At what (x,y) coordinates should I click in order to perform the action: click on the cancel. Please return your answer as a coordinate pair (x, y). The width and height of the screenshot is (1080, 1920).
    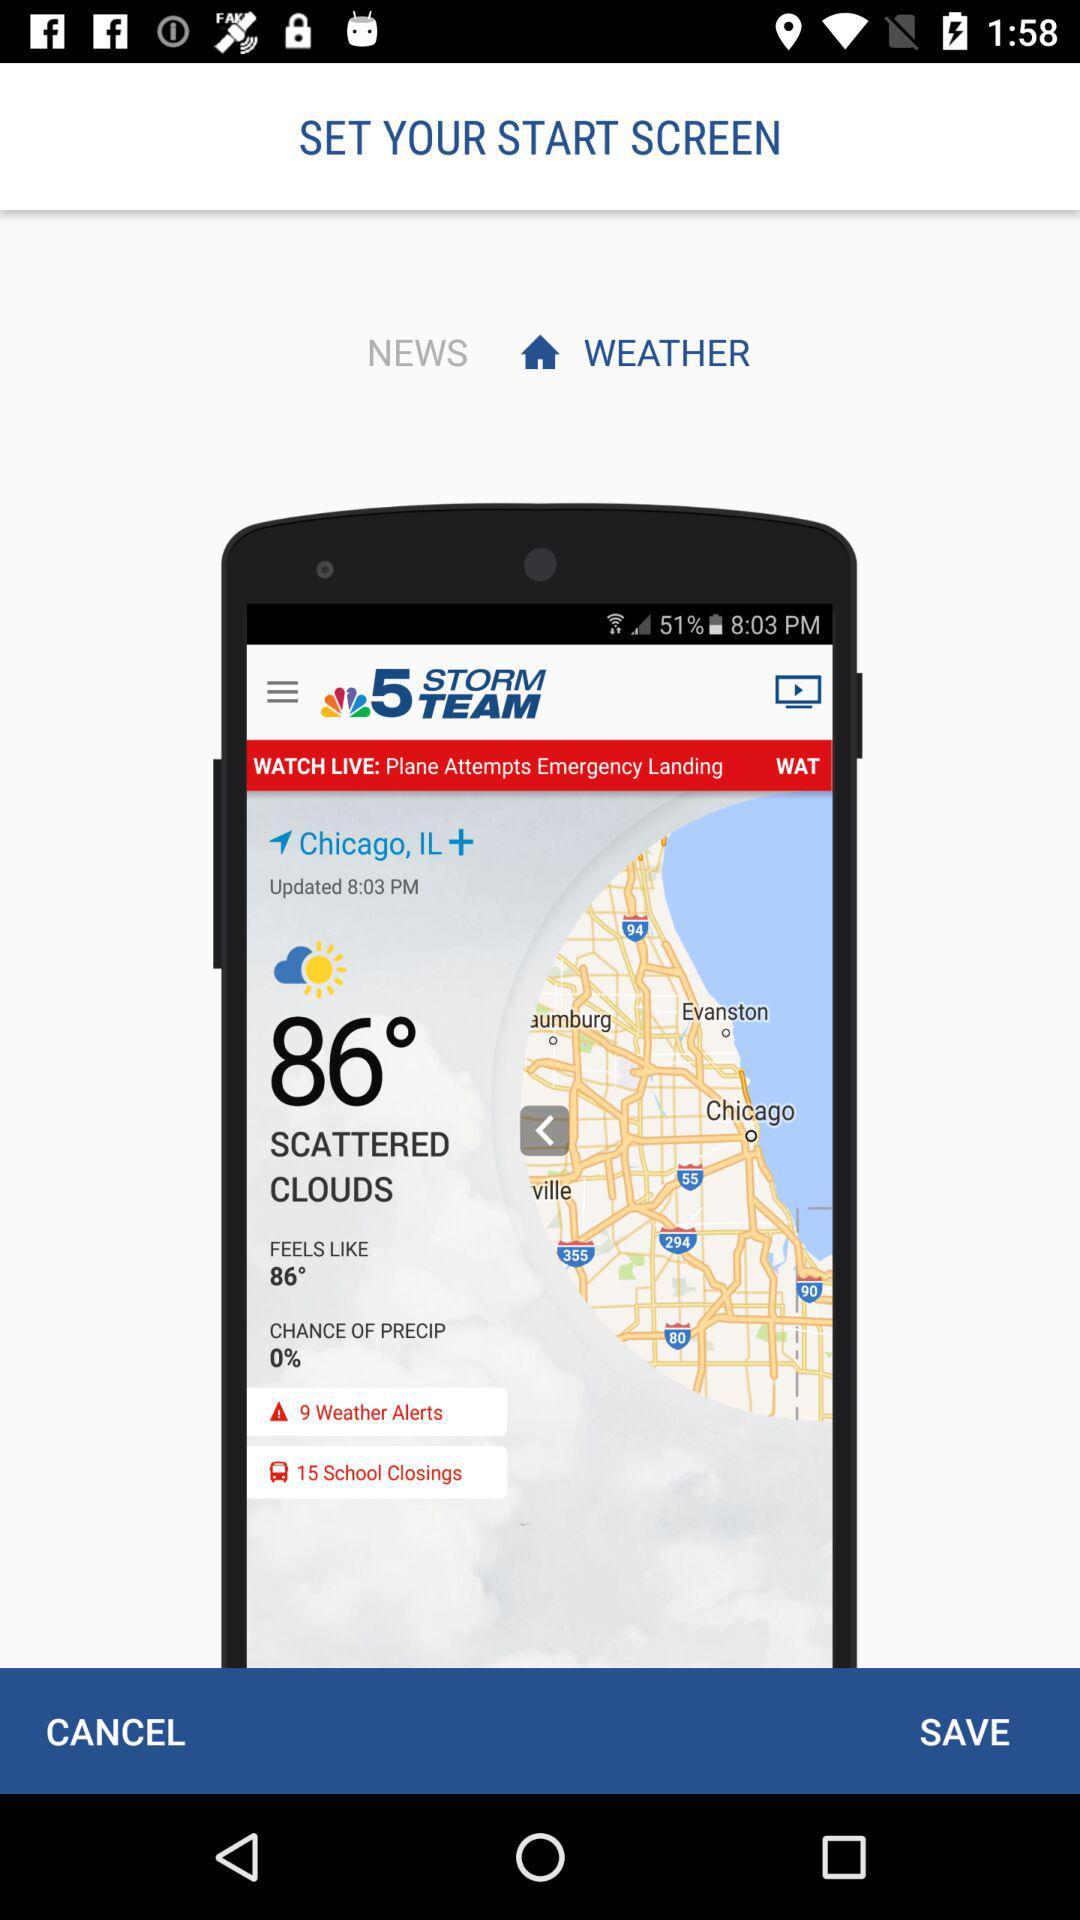
    Looking at the image, I should click on (115, 1730).